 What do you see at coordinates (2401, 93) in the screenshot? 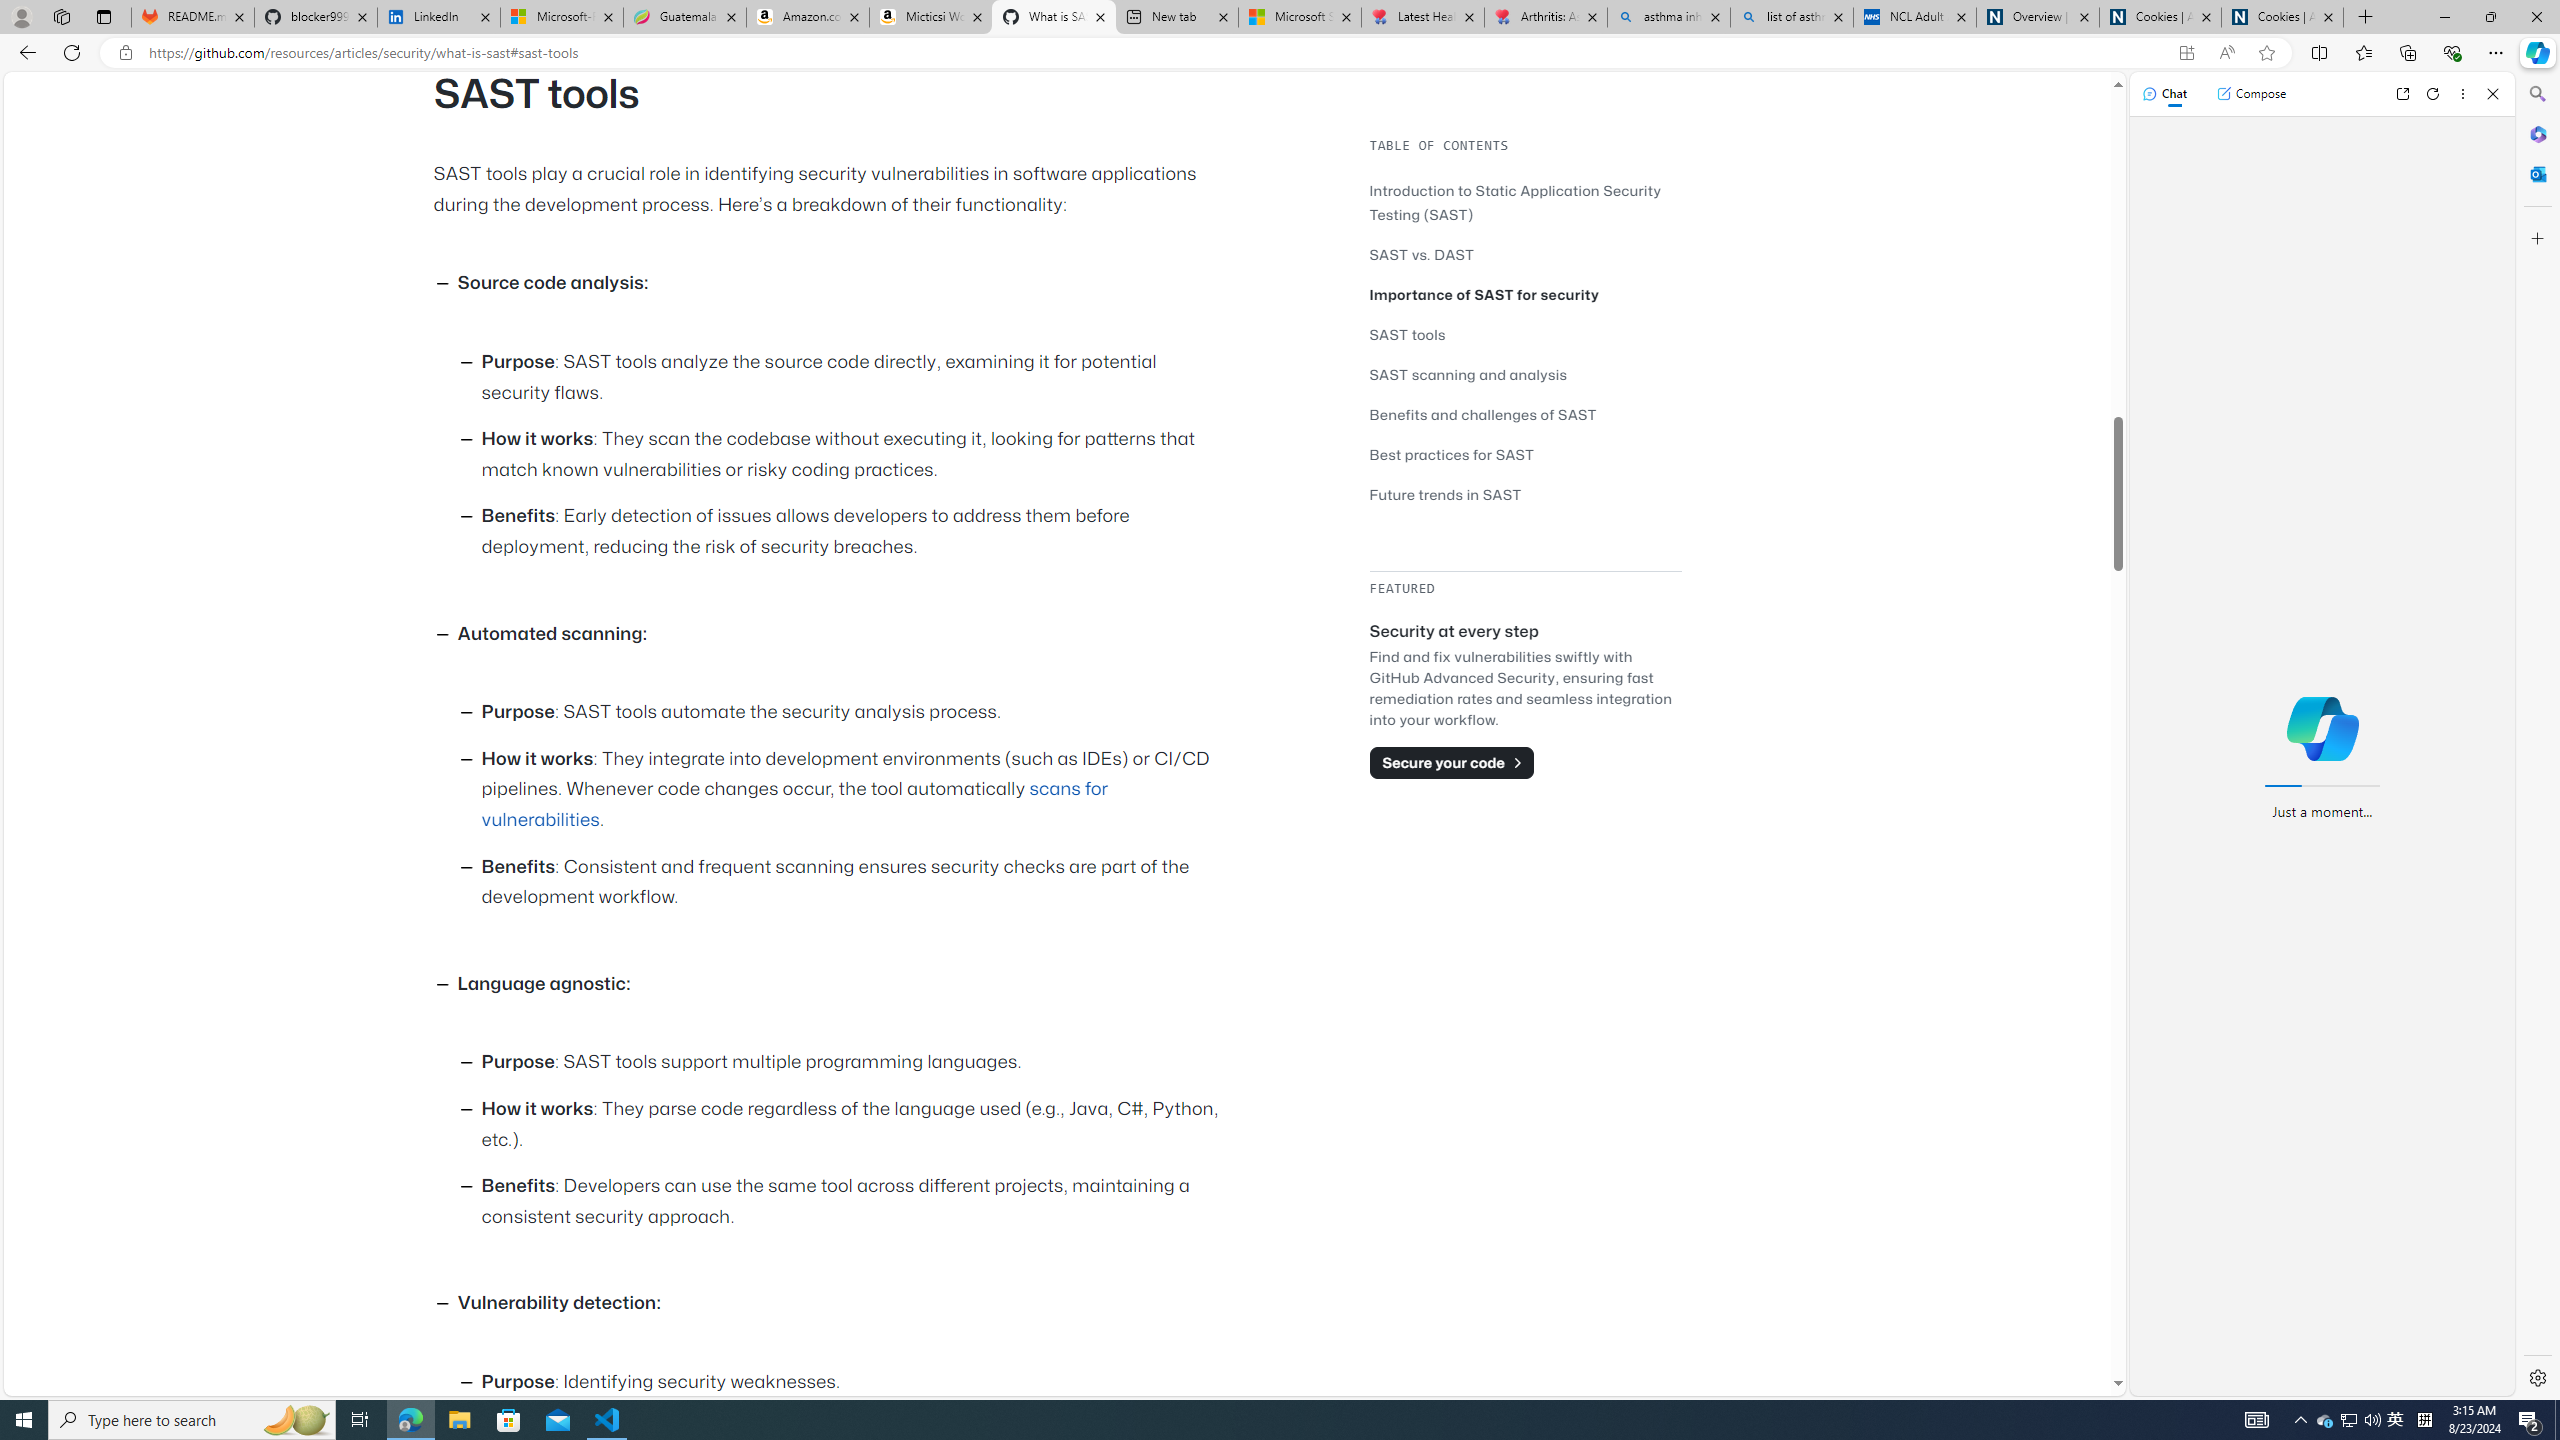
I see `'Open link in new tab'` at bounding box center [2401, 93].